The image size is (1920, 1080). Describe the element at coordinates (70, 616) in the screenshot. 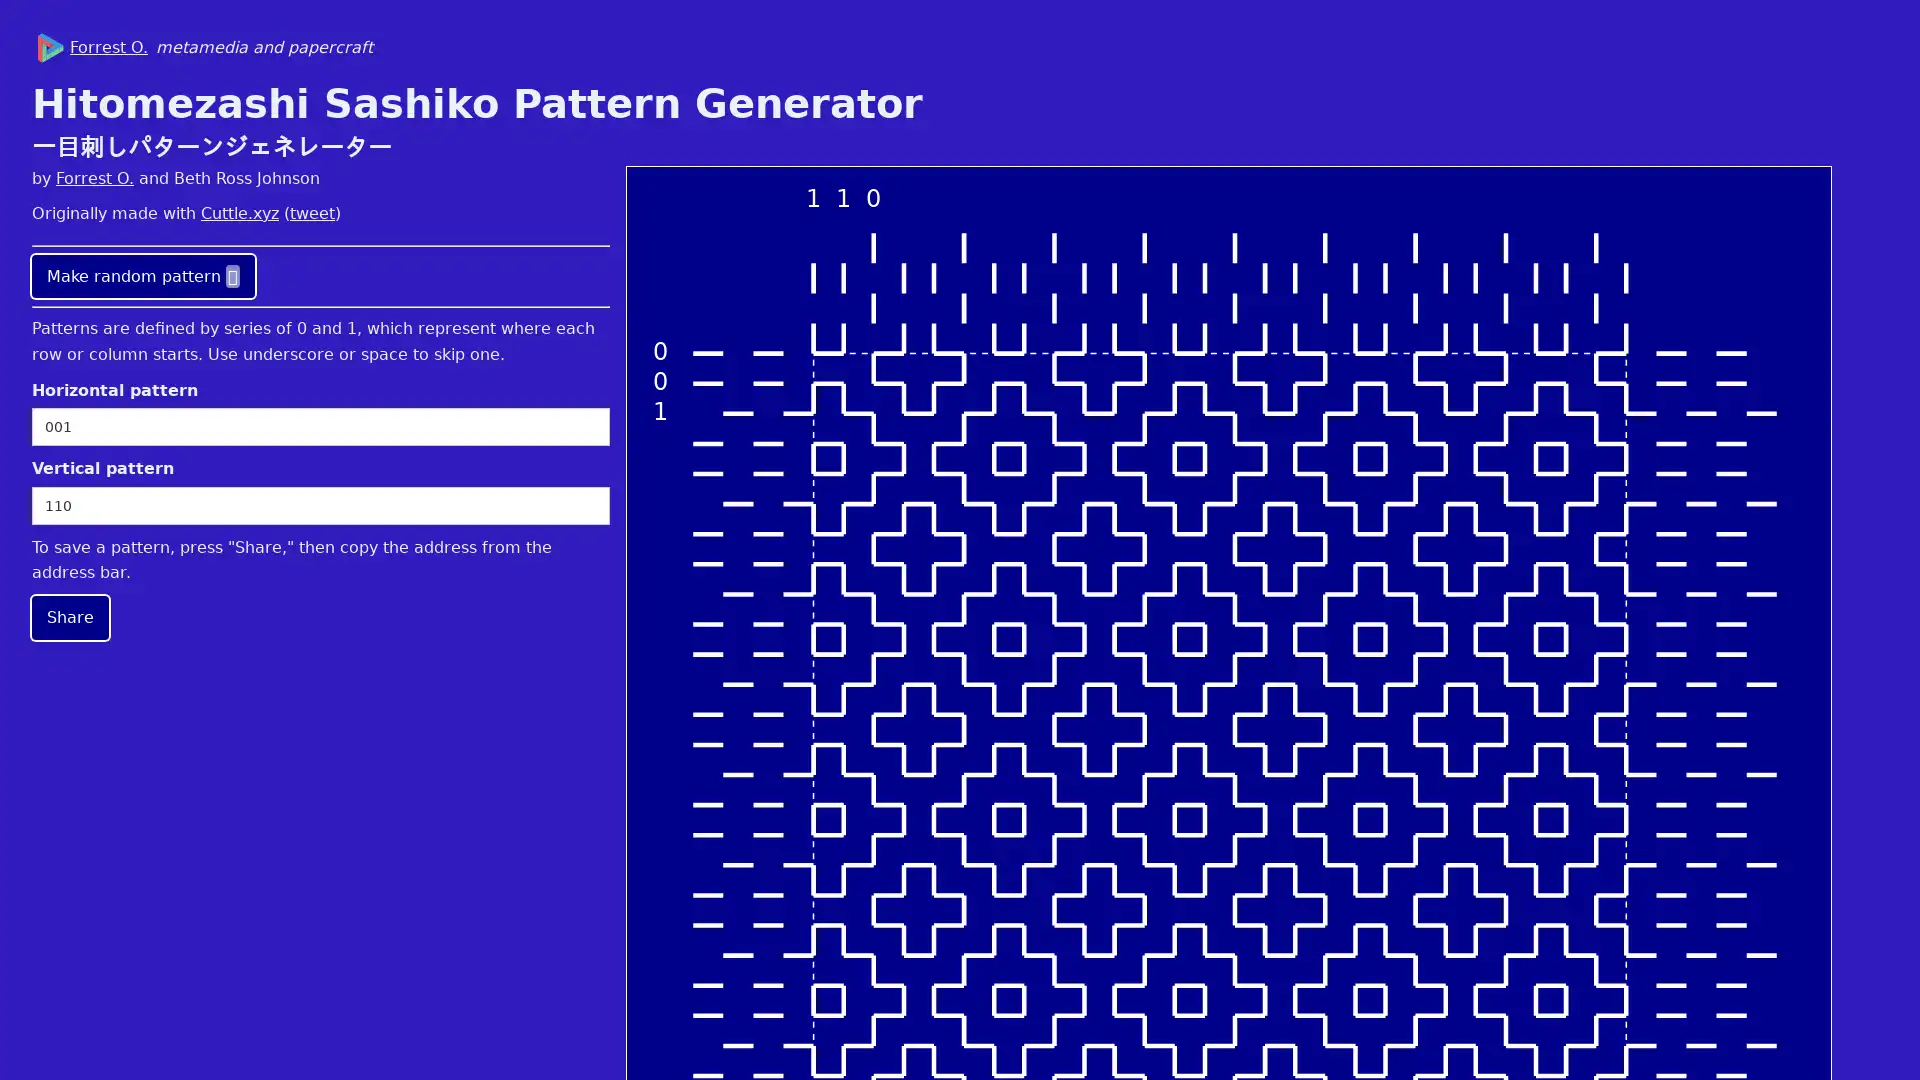

I see `Share` at that location.